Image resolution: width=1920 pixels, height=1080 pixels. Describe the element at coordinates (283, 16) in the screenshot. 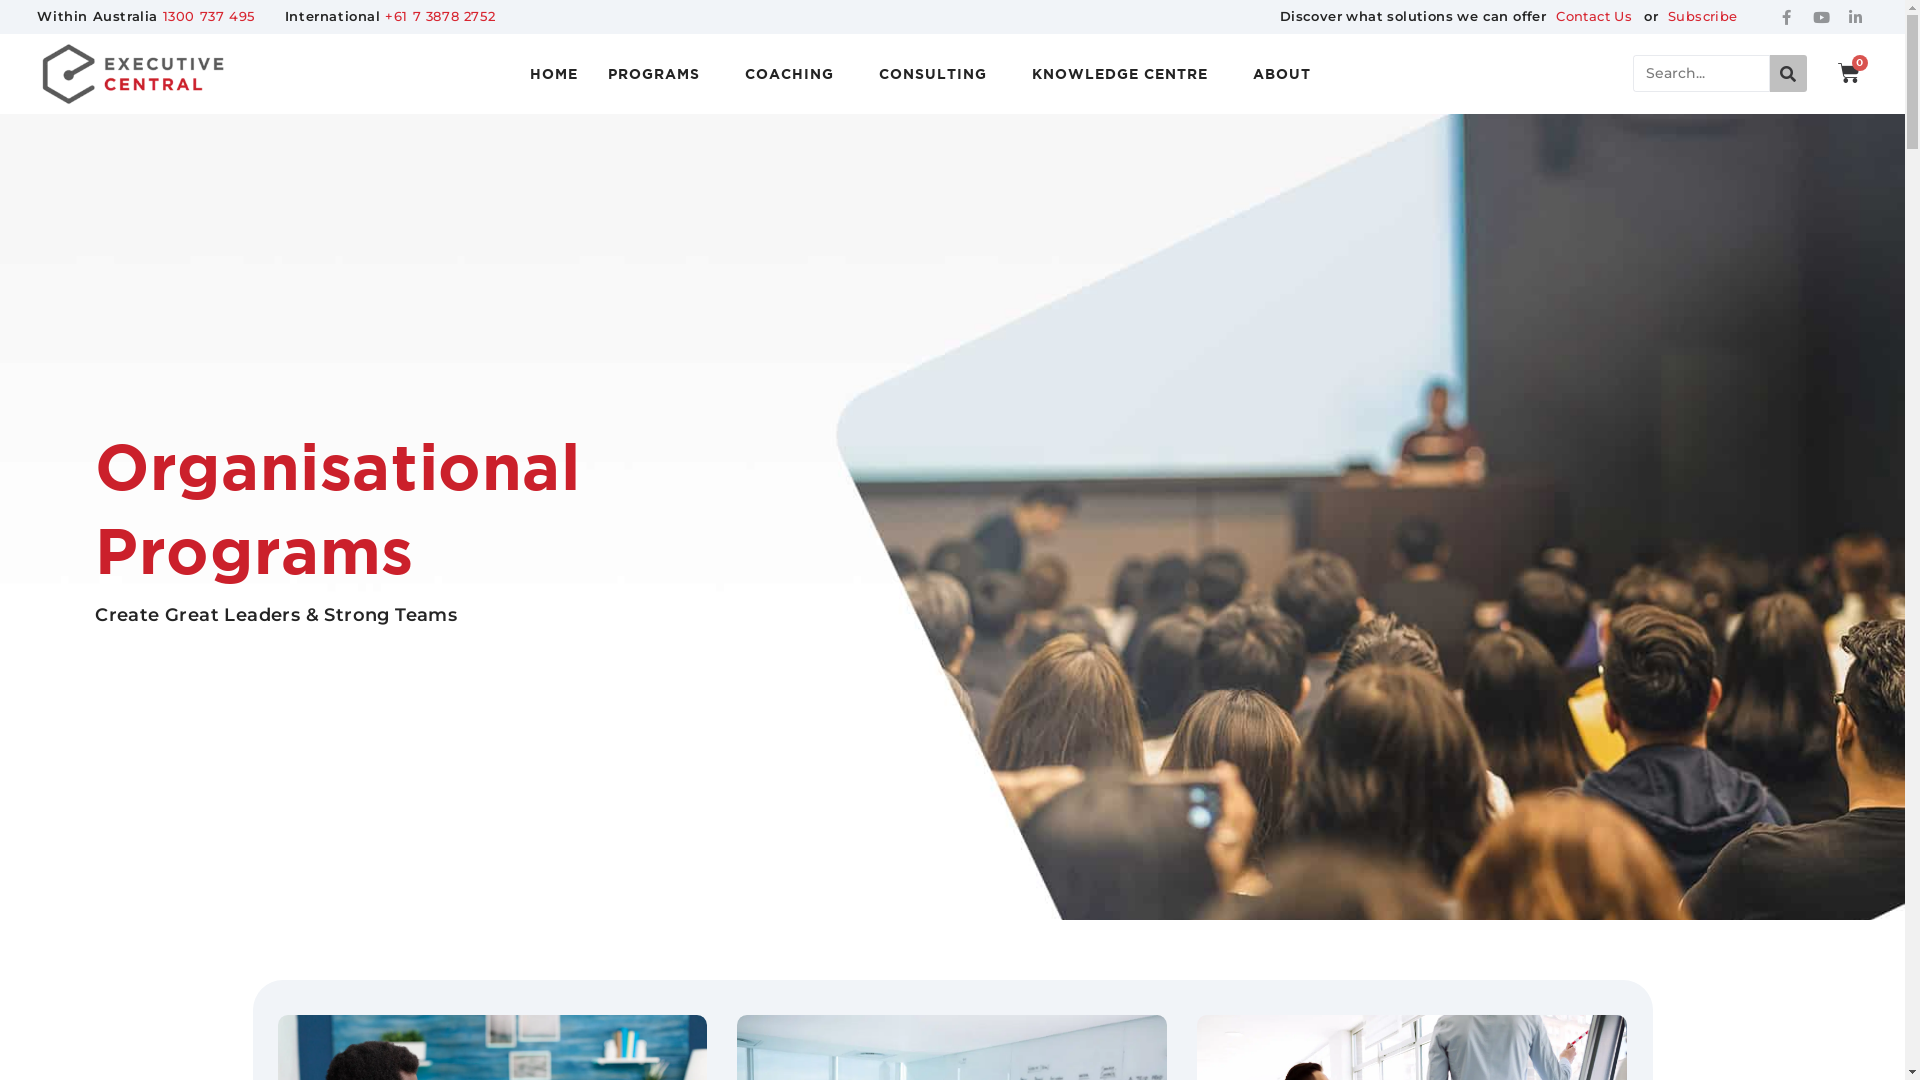

I see `'International +61 7 3878 2752'` at that location.